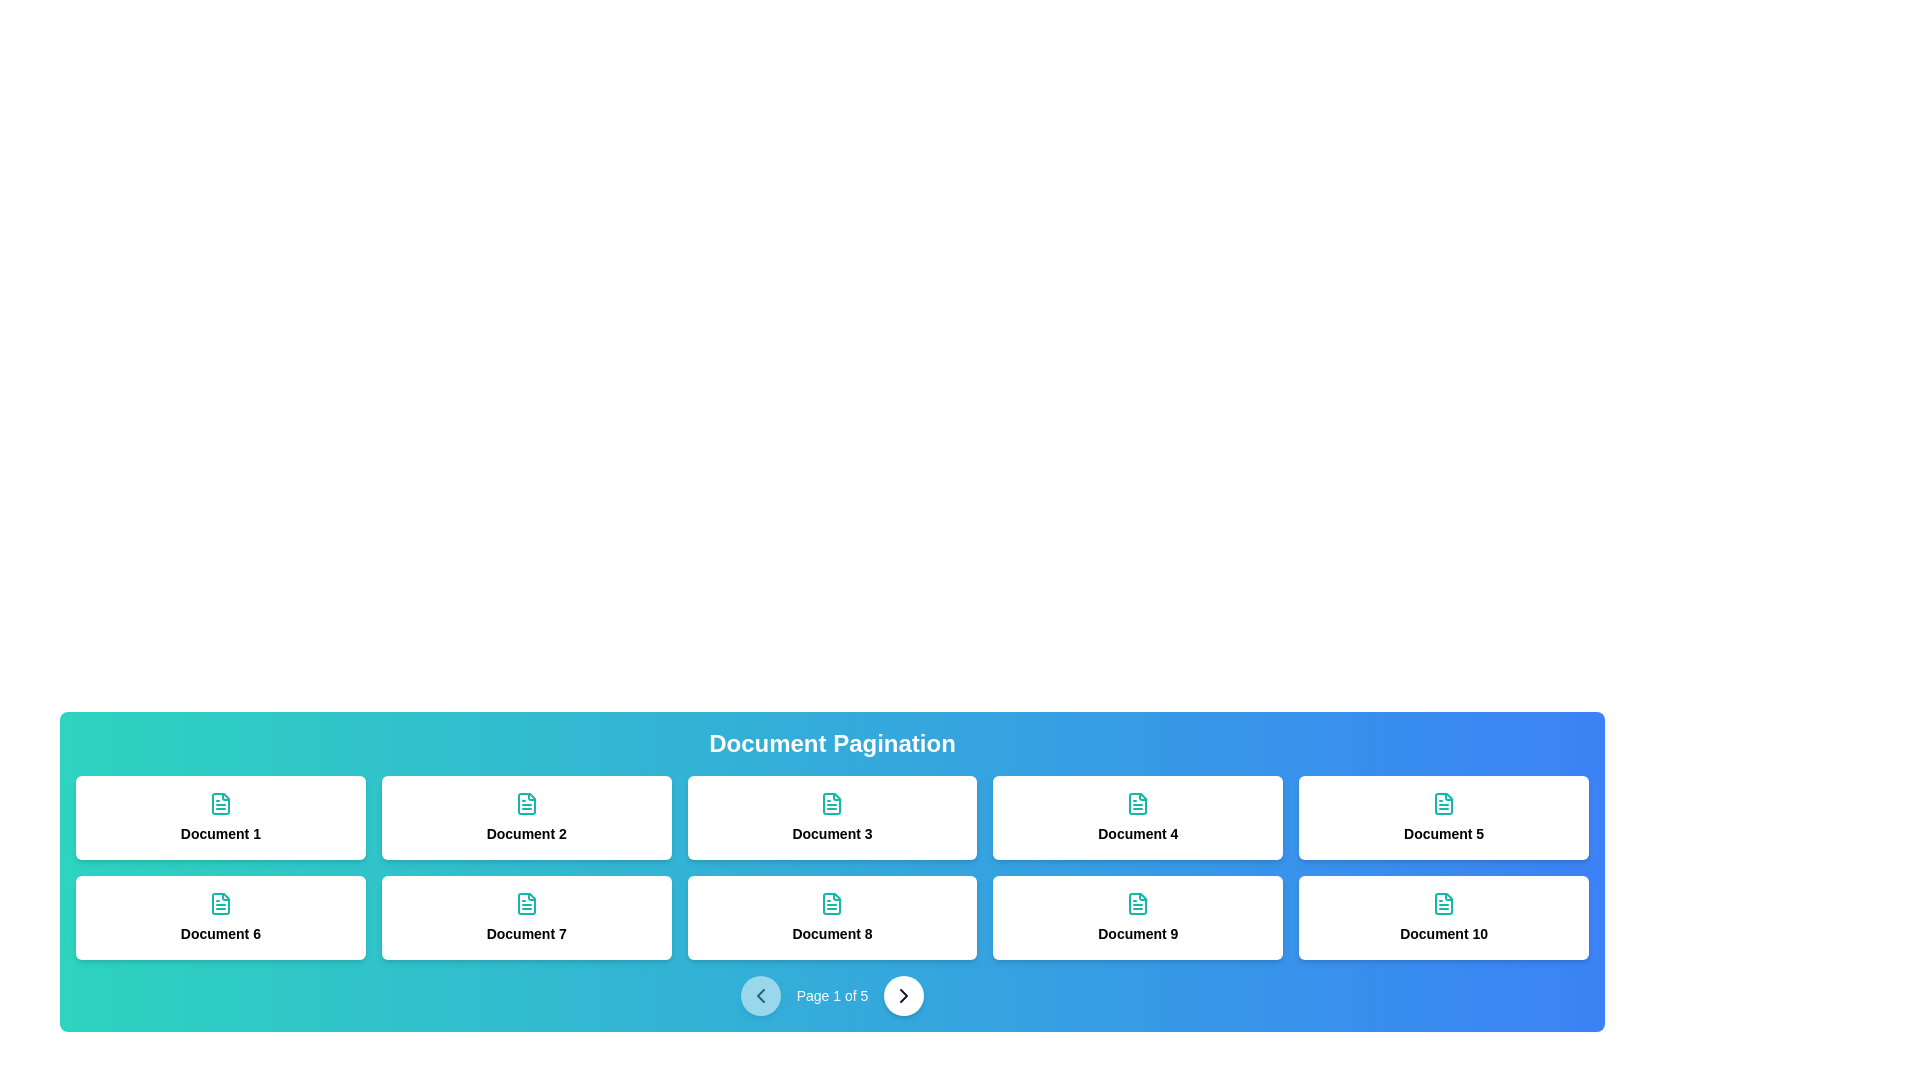 The width and height of the screenshot is (1920, 1080). Describe the element at coordinates (220, 833) in the screenshot. I see `the text label 'Document 1' which is located in the top-left of the grid layout, below the document icon` at that location.